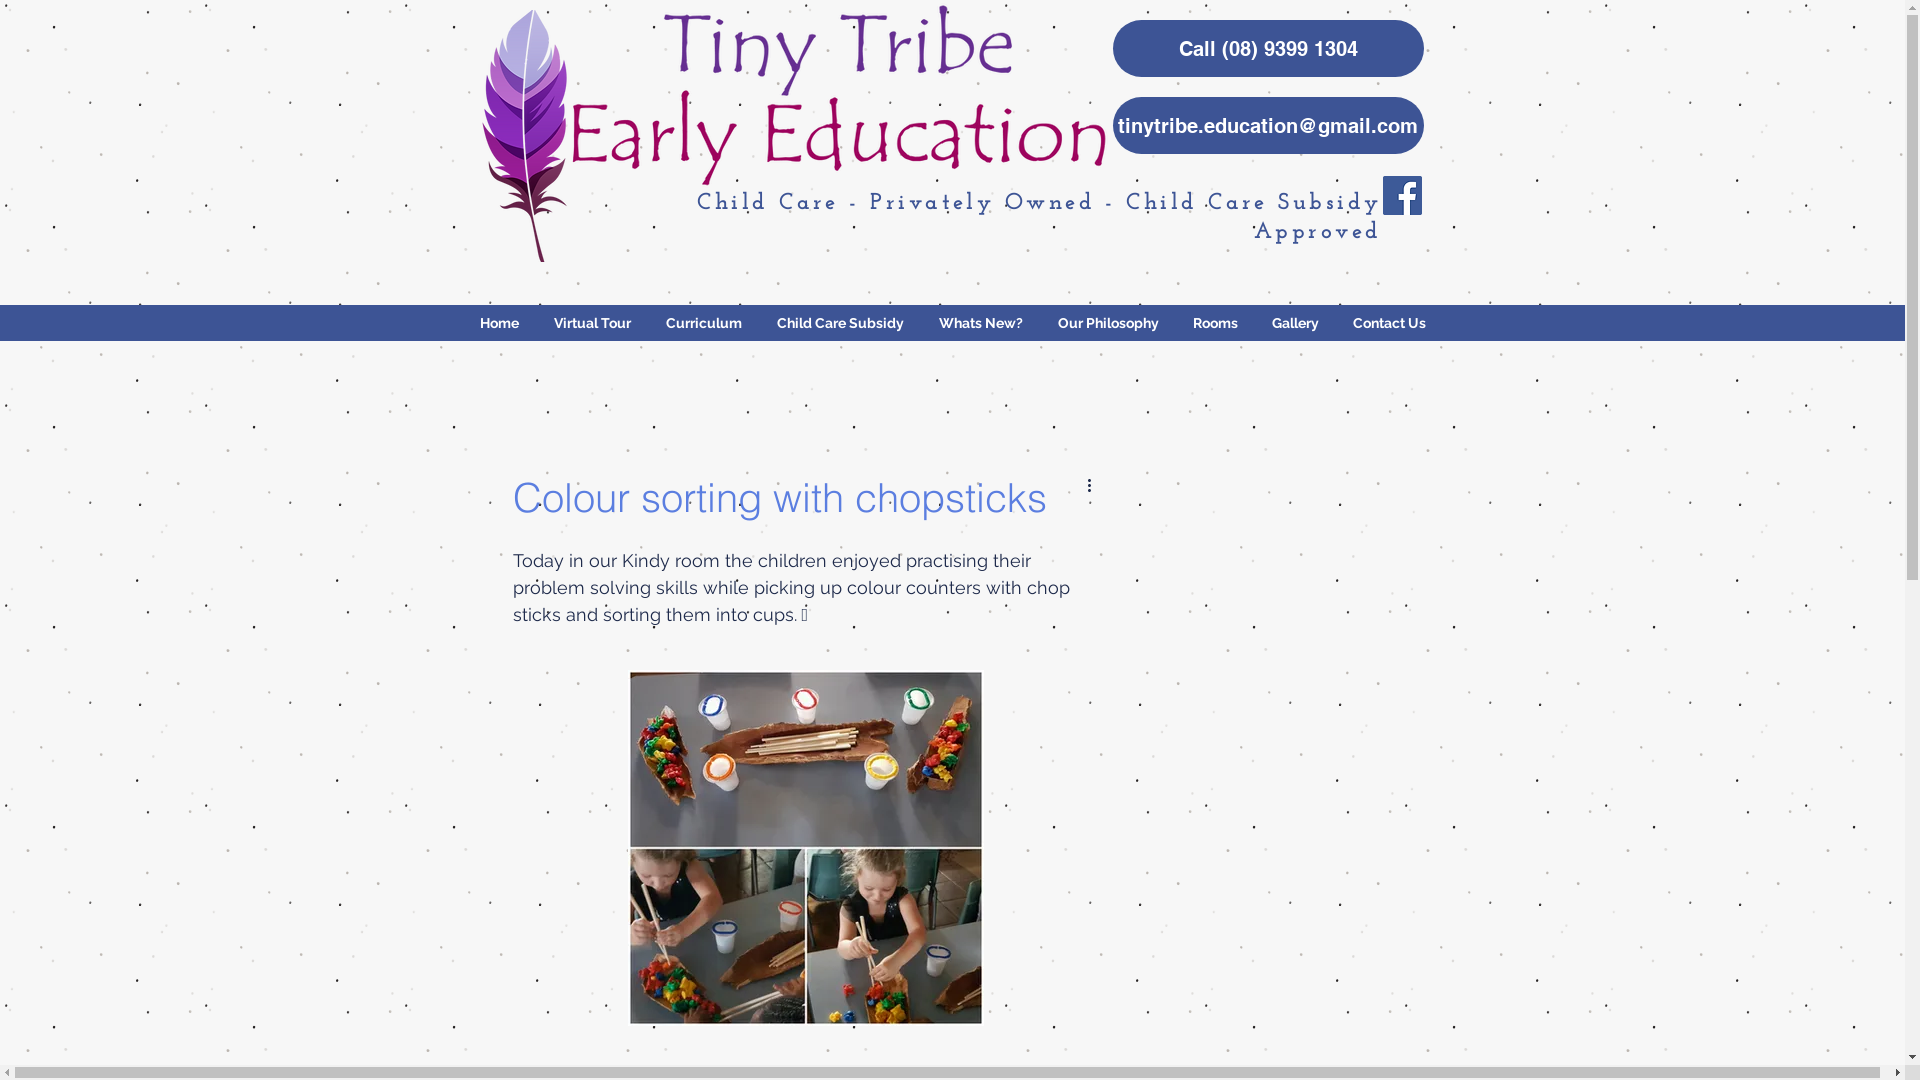 The height and width of the screenshot is (1080, 1920). Describe the element at coordinates (920, 322) in the screenshot. I see `'Whats New?'` at that location.